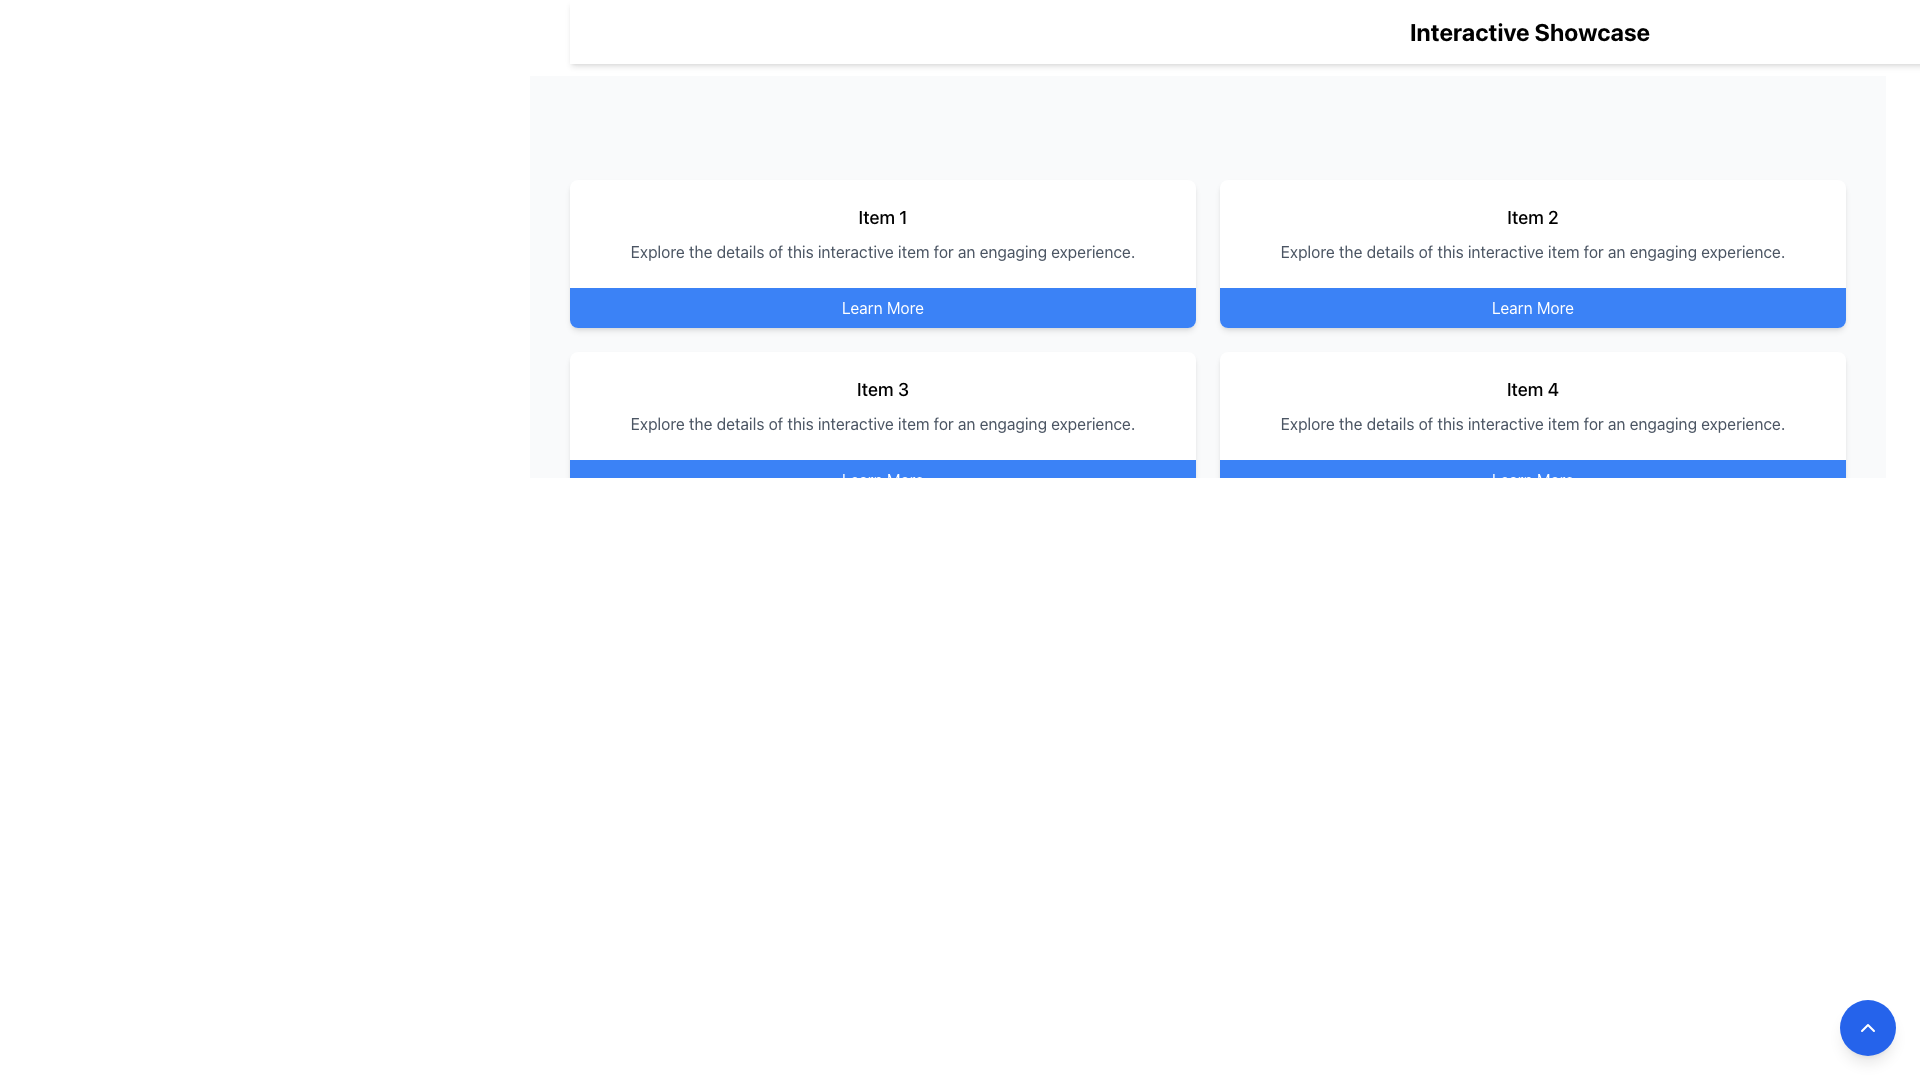  Describe the element at coordinates (1531, 253) in the screenshot. I see `the card labeled 'Item 2' in the grid layout of the 'Interactive Showcase' section` at that location.